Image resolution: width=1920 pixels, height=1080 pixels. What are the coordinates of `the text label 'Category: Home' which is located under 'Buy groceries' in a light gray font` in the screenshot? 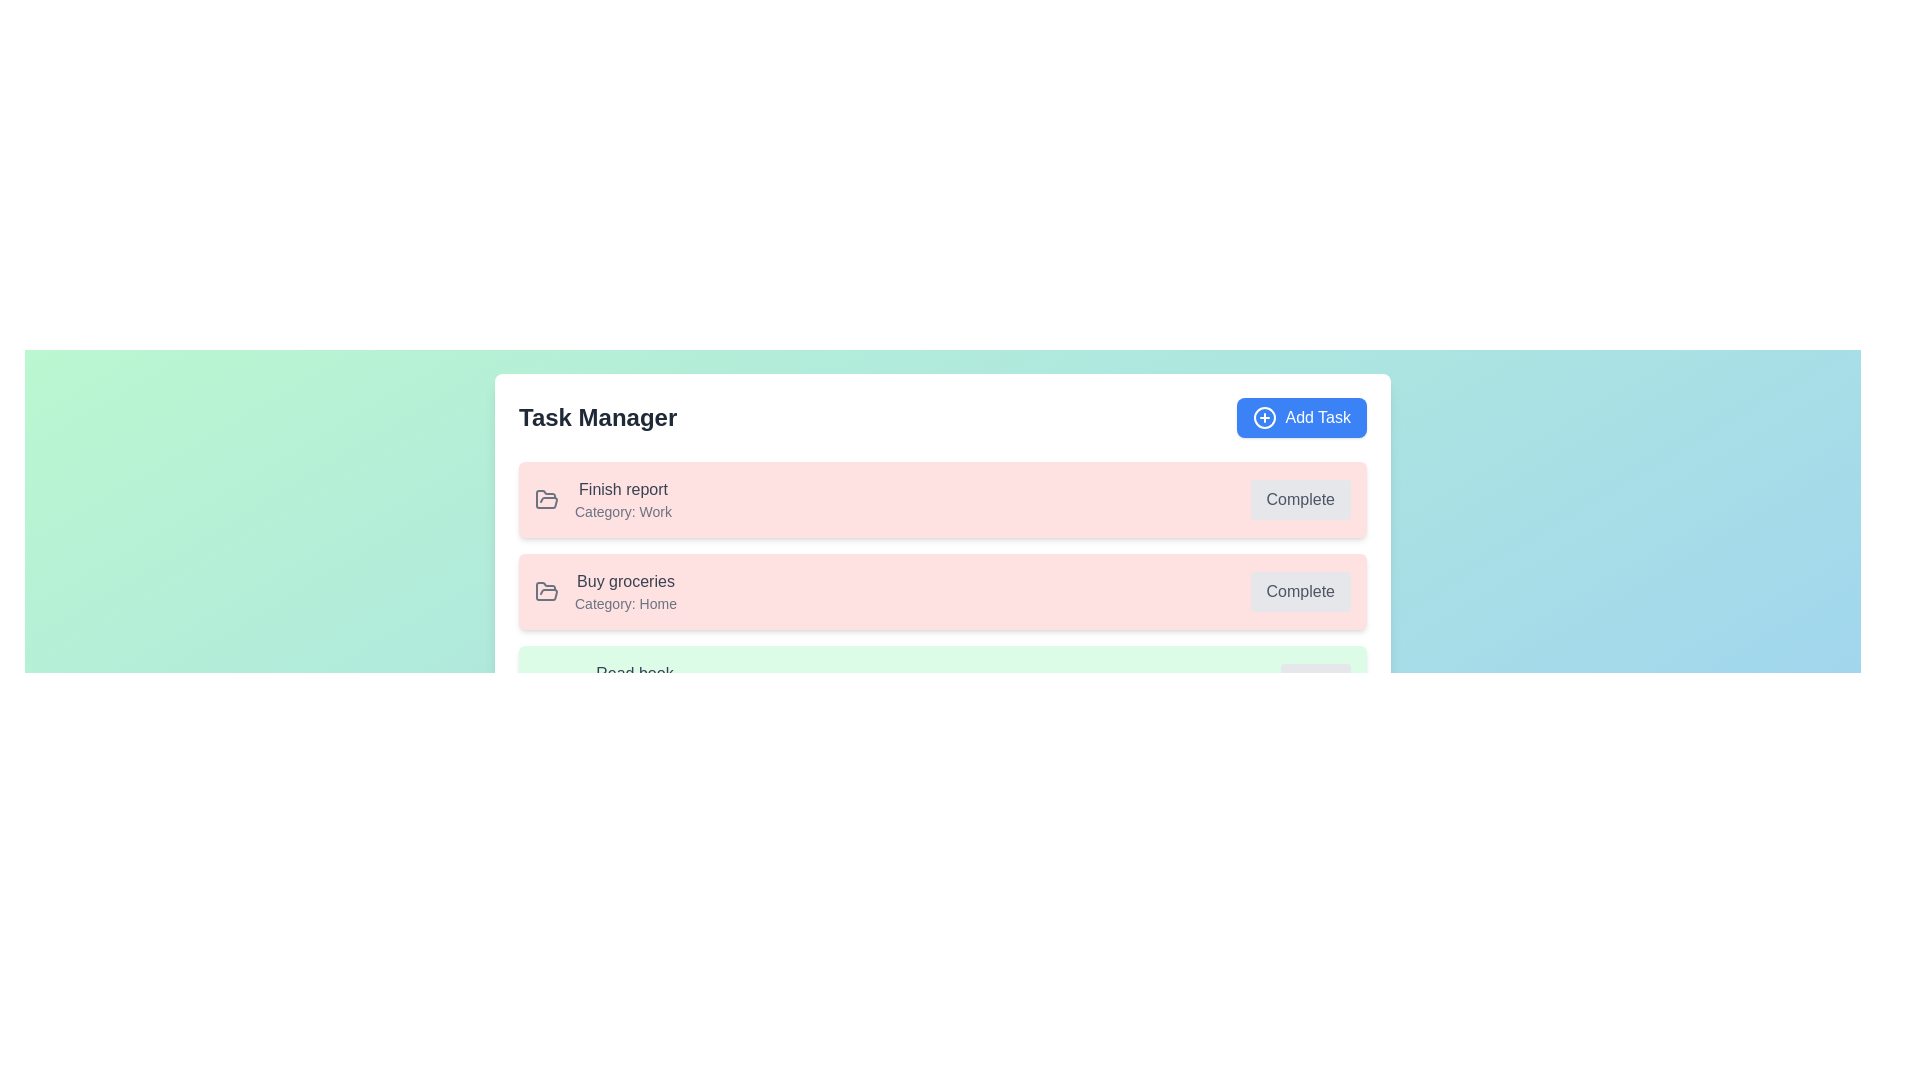 It's located at (624, 603).